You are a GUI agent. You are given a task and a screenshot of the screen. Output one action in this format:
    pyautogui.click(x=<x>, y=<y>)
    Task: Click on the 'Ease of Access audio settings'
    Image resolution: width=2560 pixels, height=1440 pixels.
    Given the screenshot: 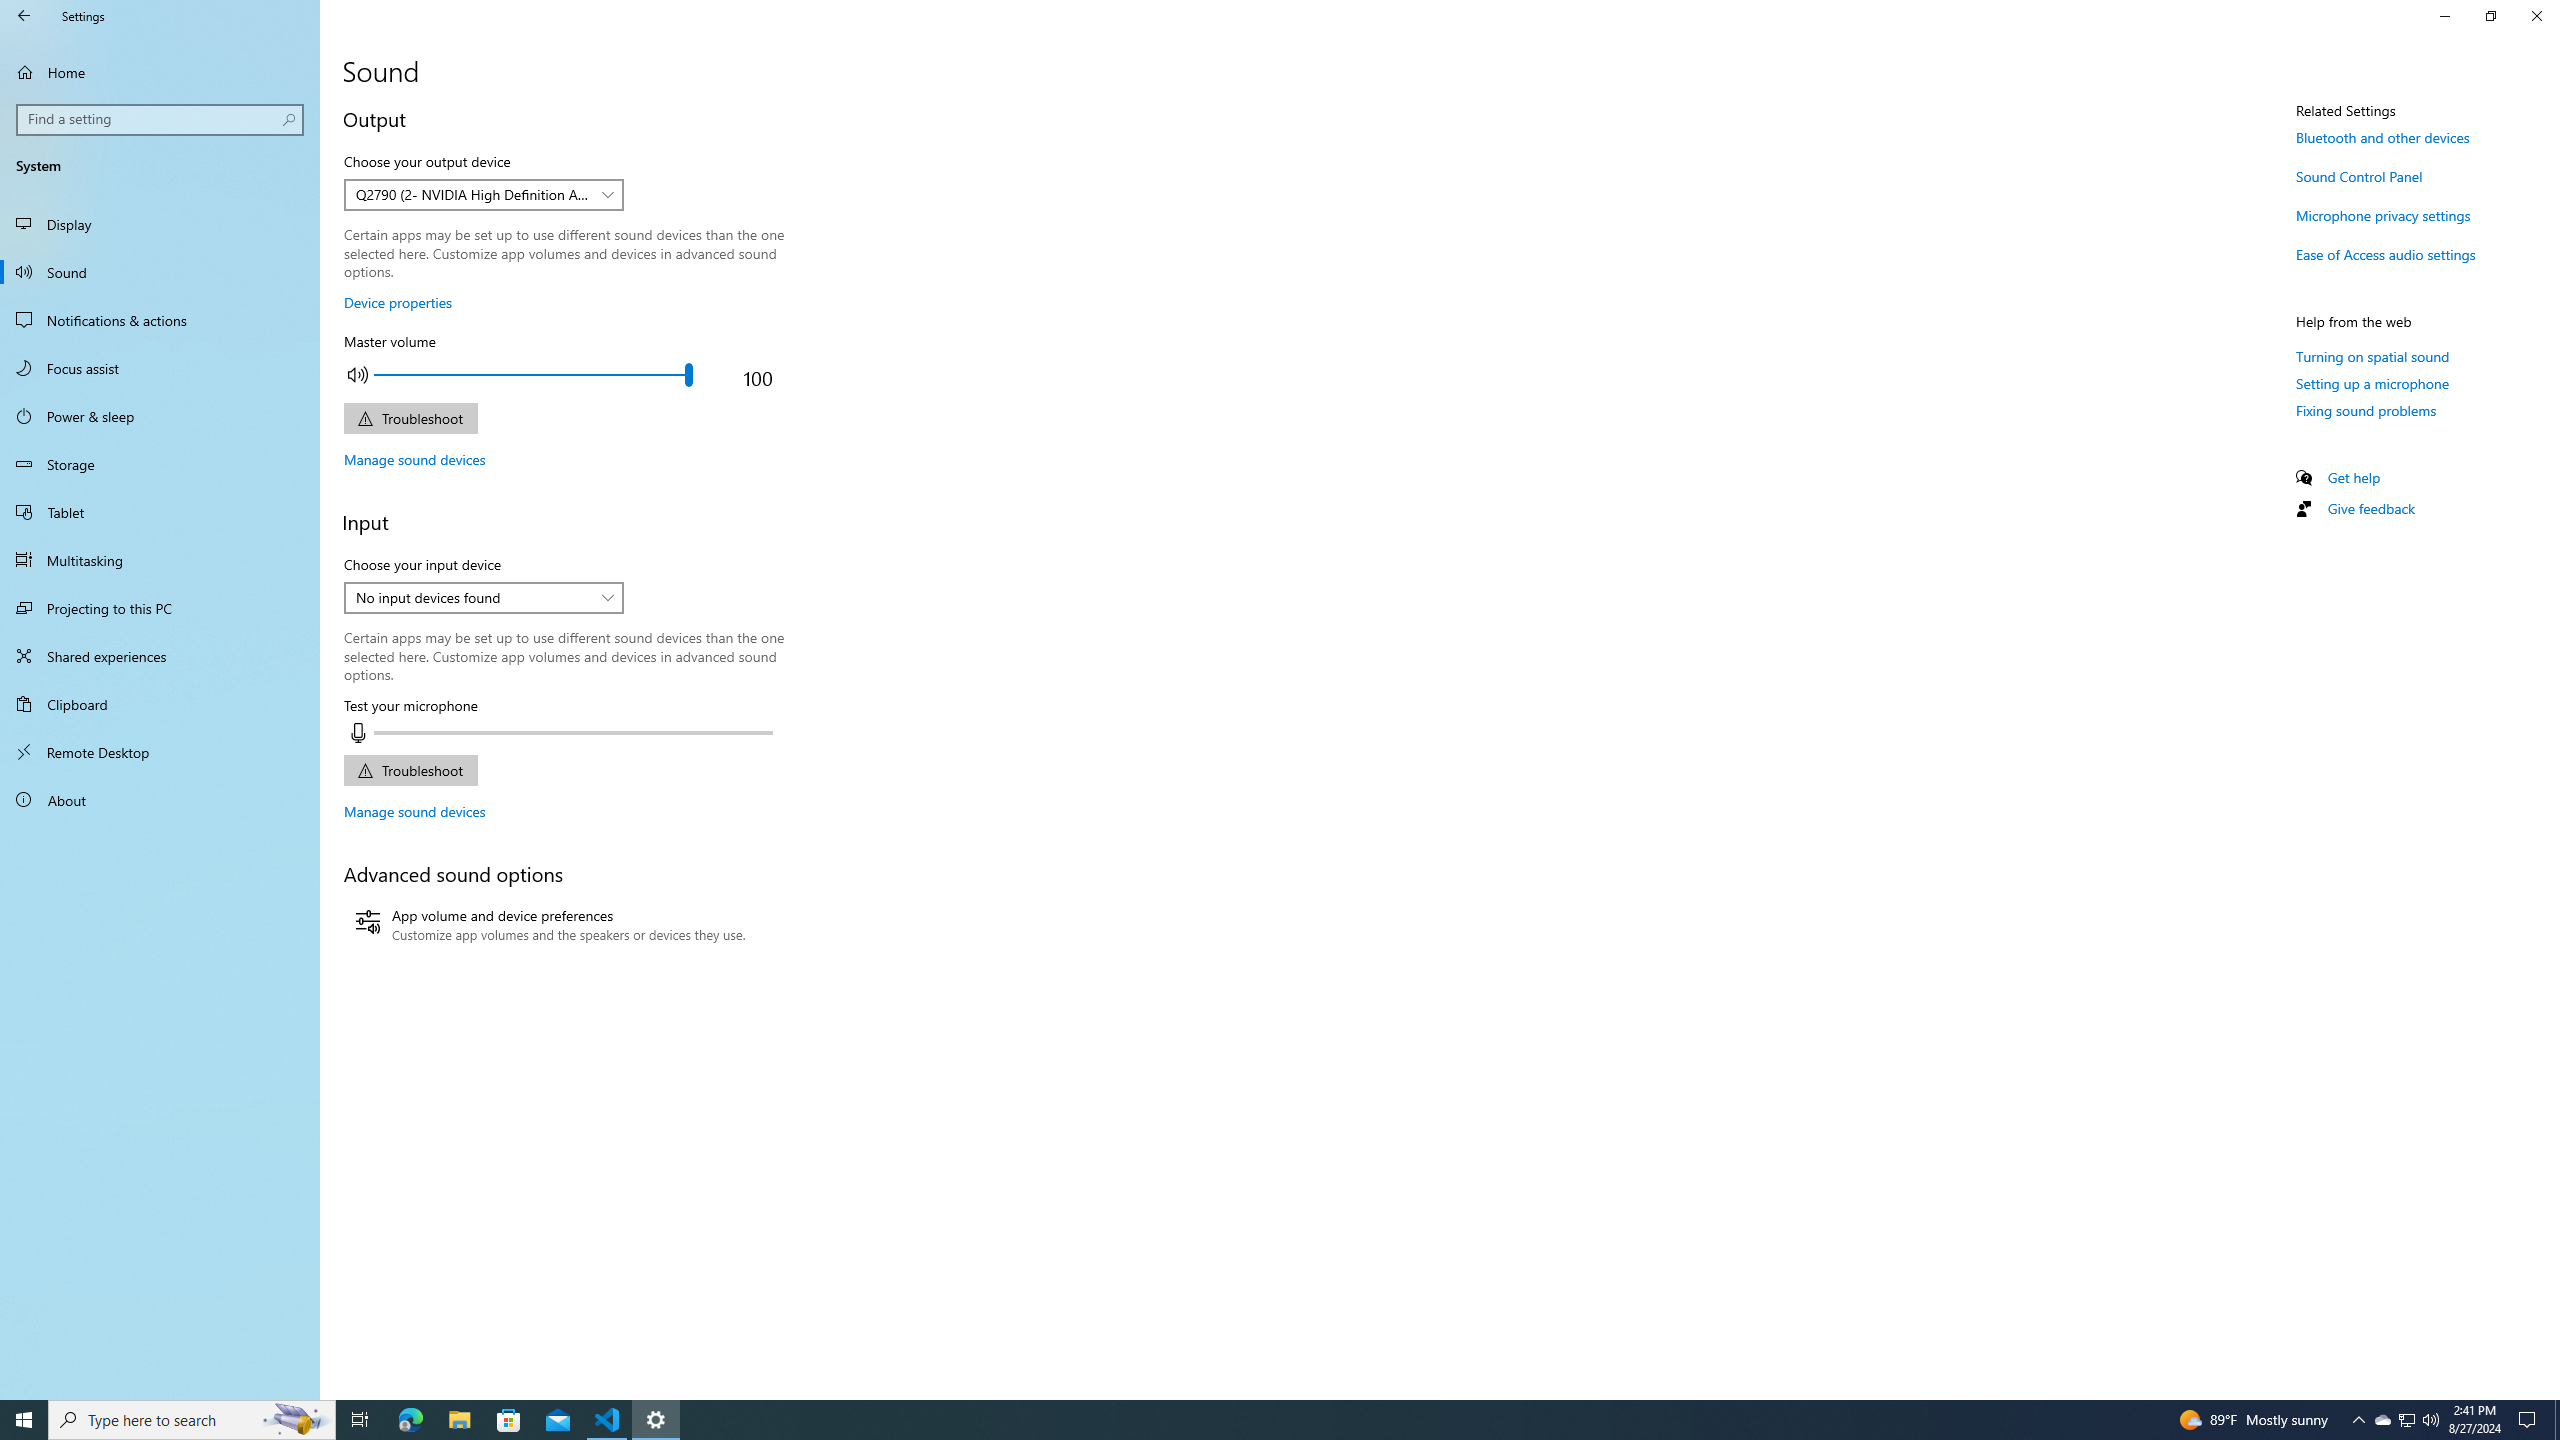 What is the action you would take?
    pyautogui.click(x=2384, y=253)
    